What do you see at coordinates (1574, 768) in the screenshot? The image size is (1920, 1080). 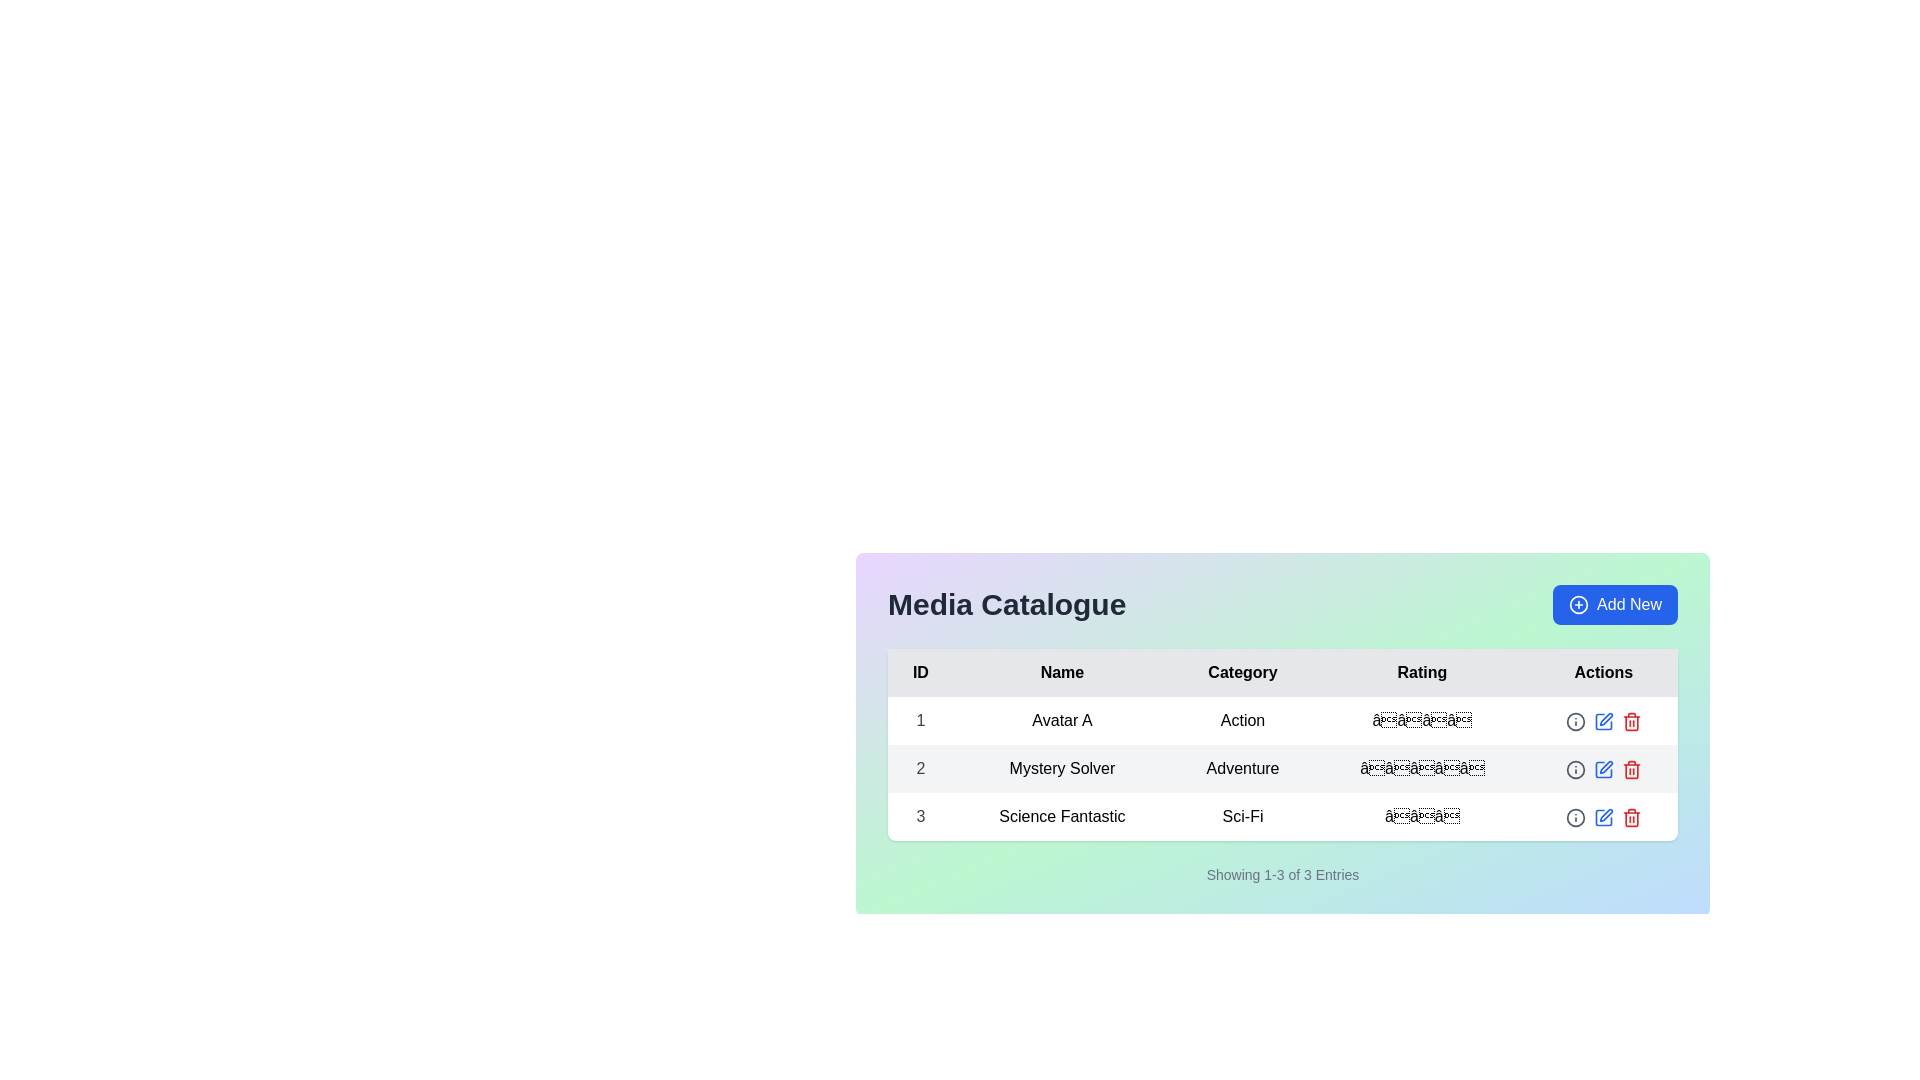 I see `the informational icon button located in the 'Actions' column of the 'Mystery Solver' entry in the 'Adventure' category` at bounding box center [1574, 768].